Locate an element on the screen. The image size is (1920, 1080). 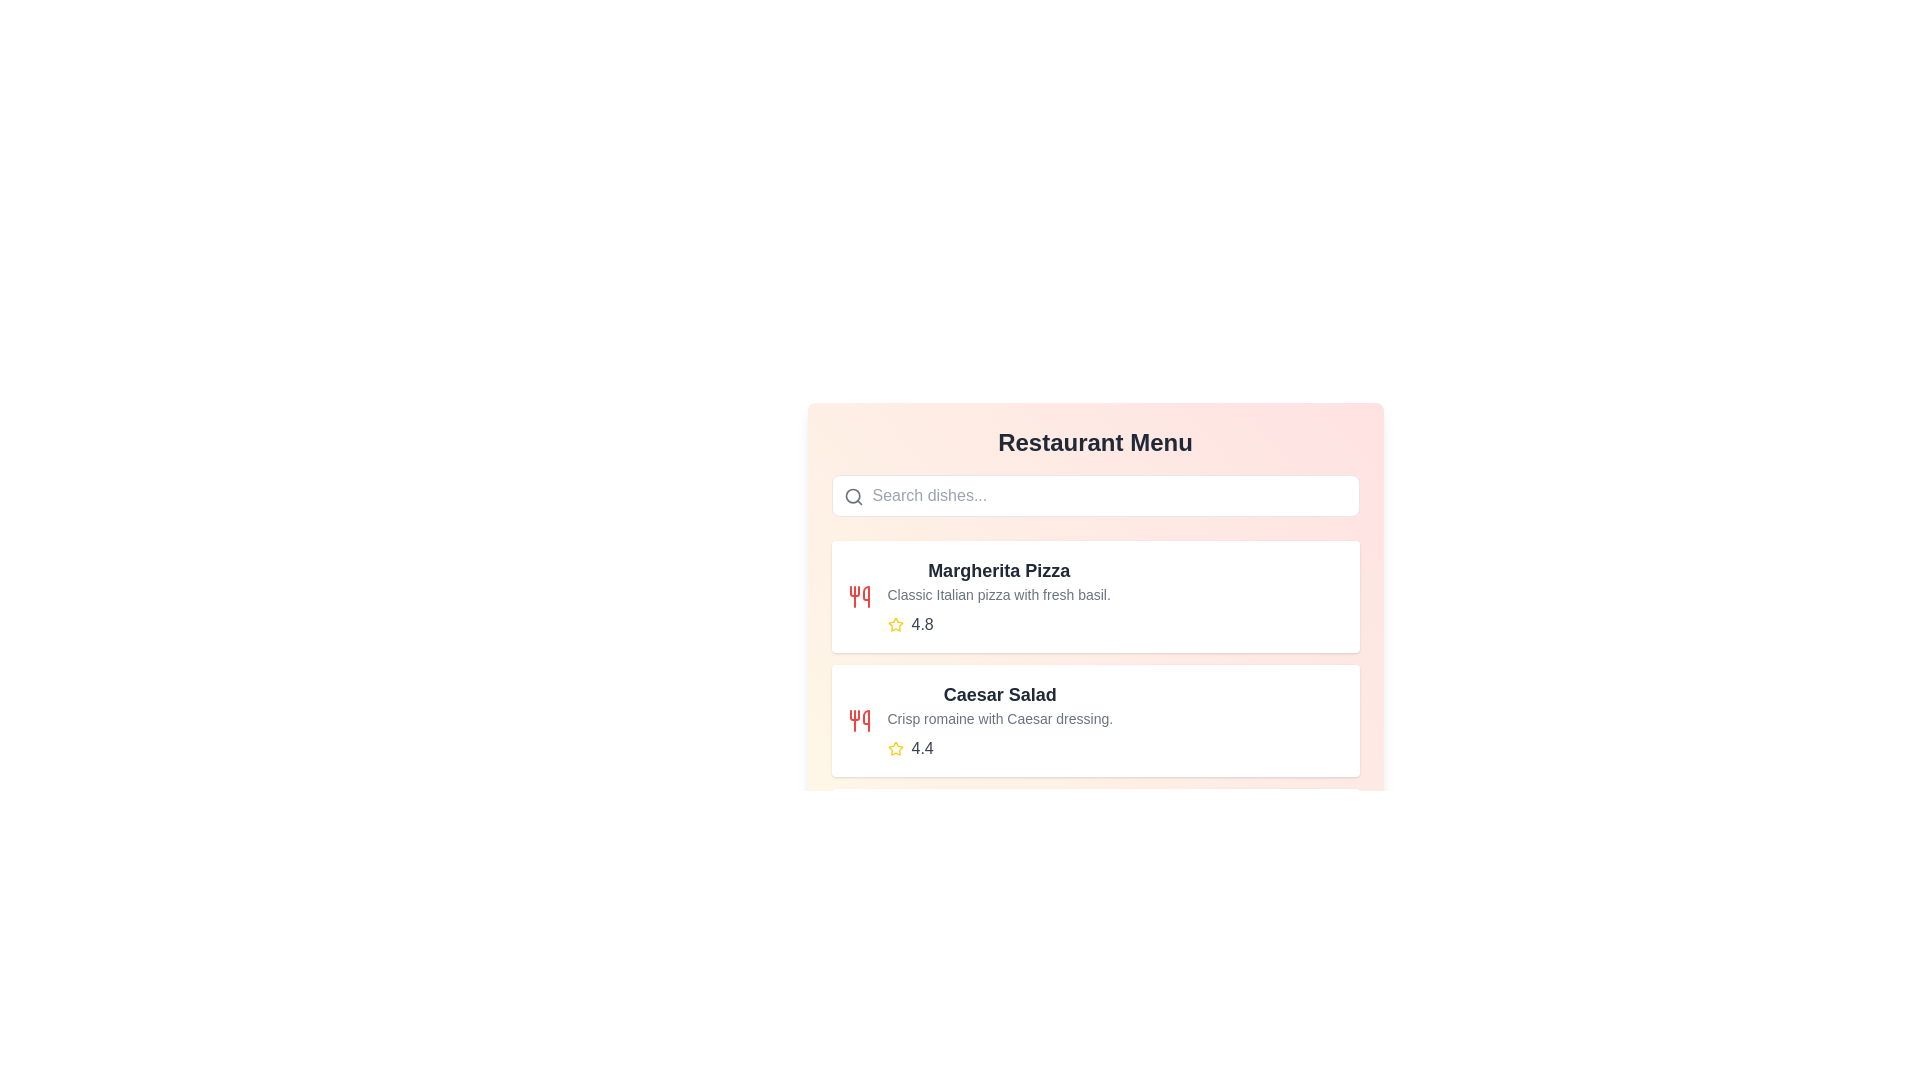
the dining utensils icon adjacent to the text 'Caesar Salad' in the second card of the food items list is located at coordinates (865, 596).